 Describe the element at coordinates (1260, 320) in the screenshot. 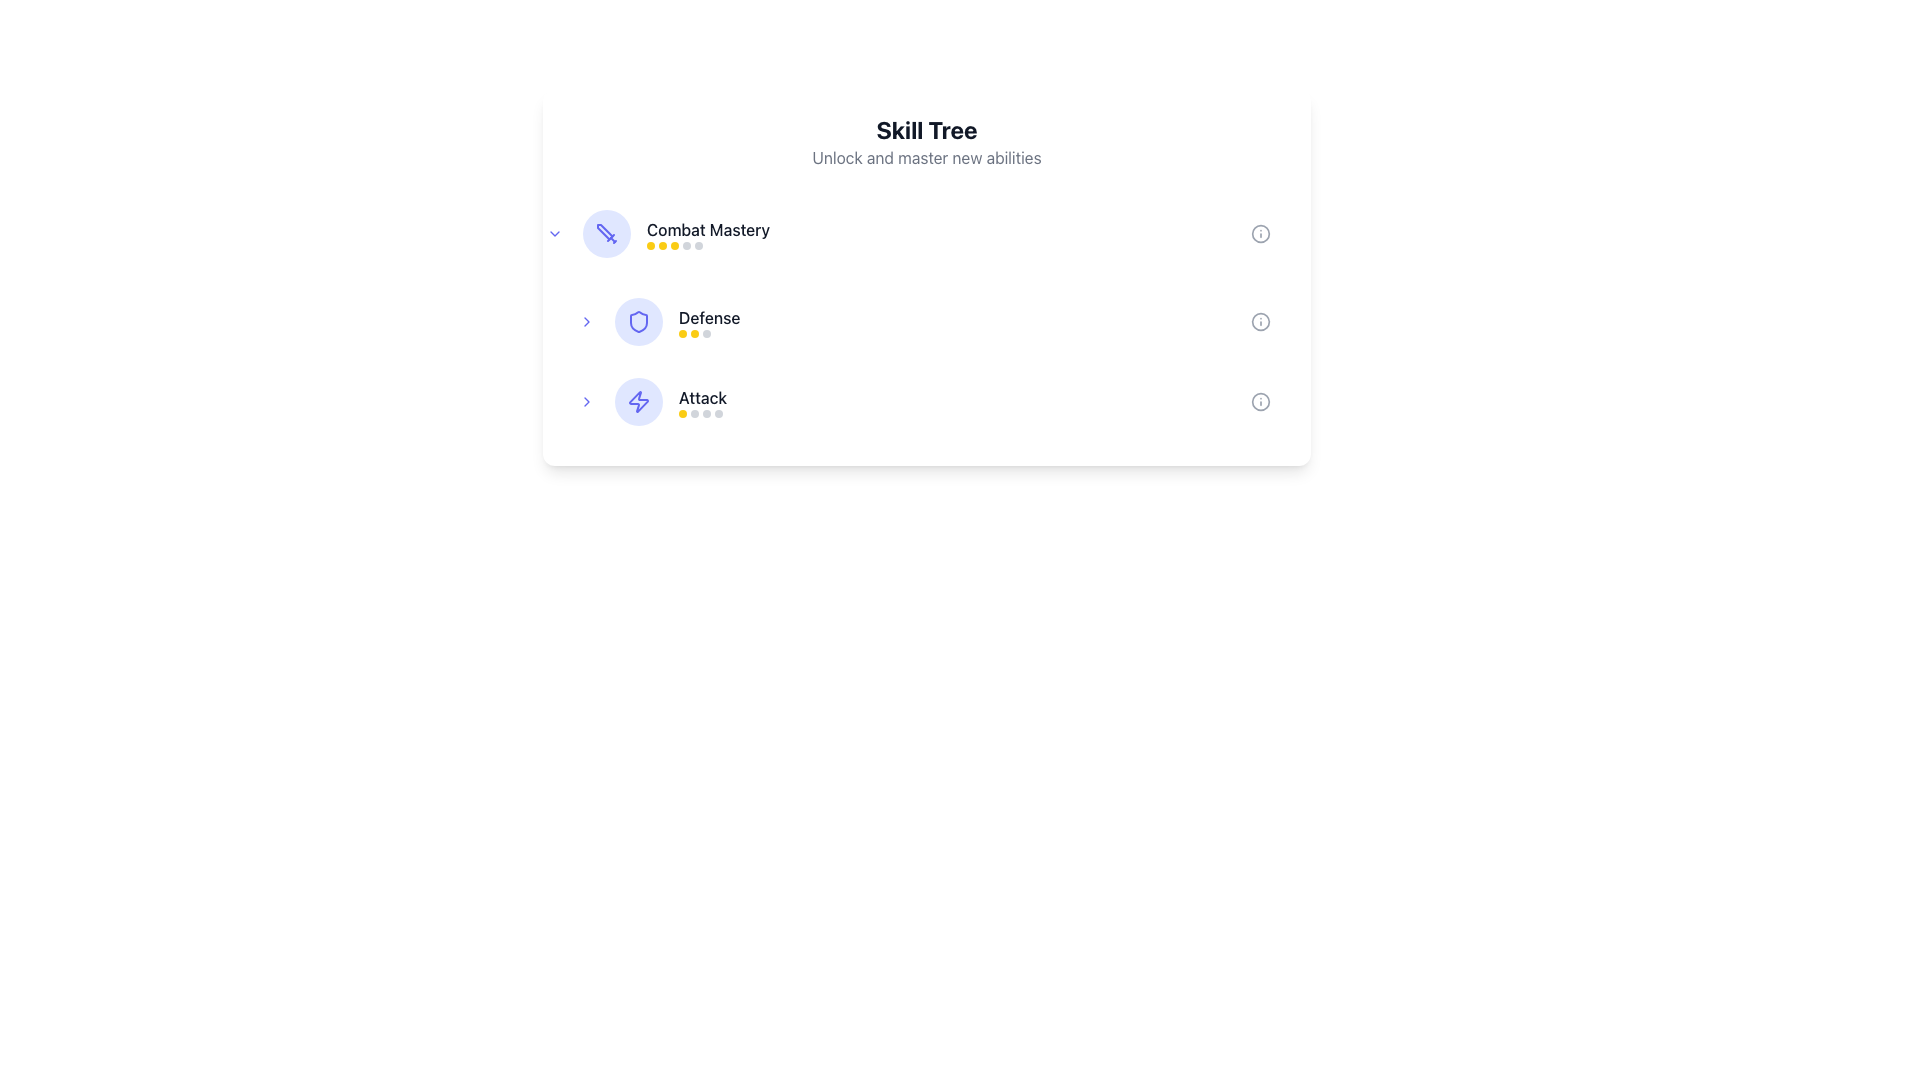

I see `the Information icon on the far-right end of the 'Defense' row in the 'Skill Tree' interface` at that location.